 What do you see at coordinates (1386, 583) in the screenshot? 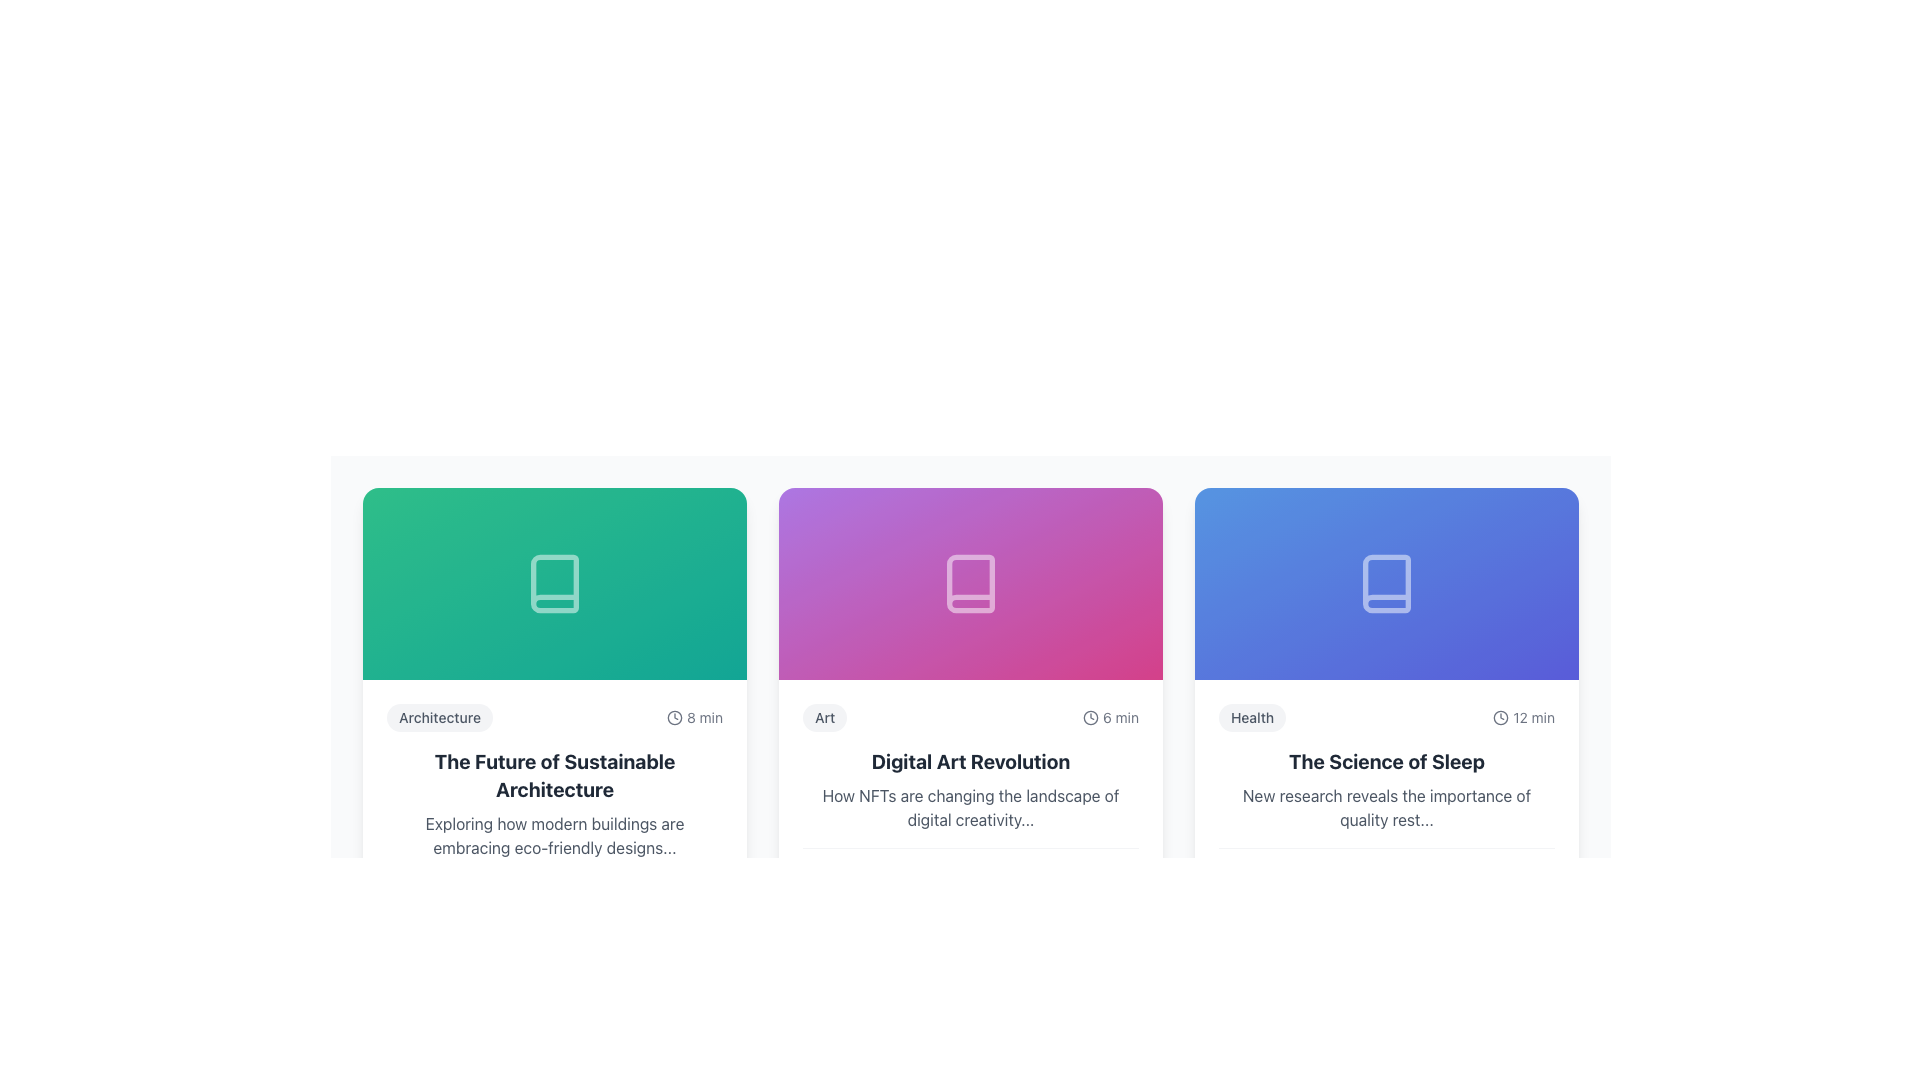
I see `the Book icon located in the blue-purple gradient header of the third content card from the left, which is directly above the text 'The Science of Sleep'` at bounding box center [1386, 583].